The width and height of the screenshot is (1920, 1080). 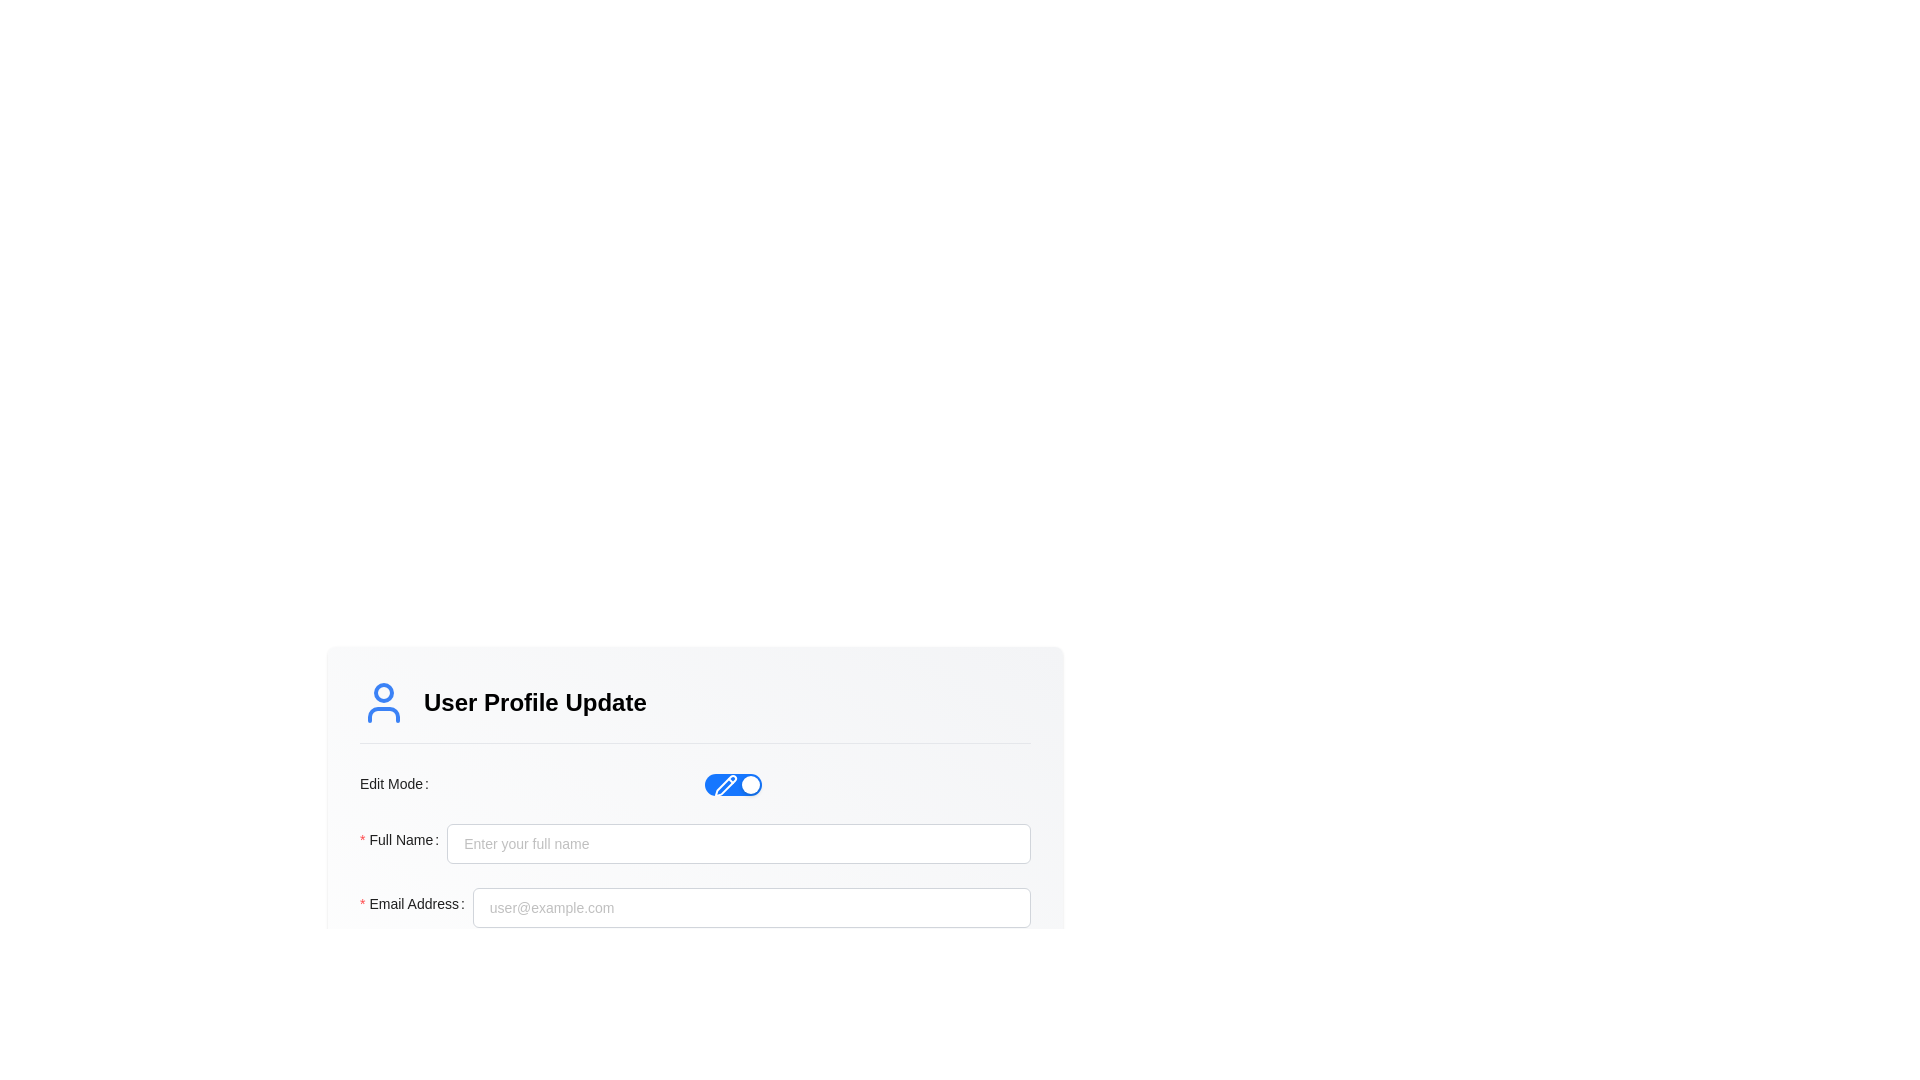 I want to click on the blue toggle switch in the checked state beside the 'Edit Mode' label, so click(x=725, y=784).